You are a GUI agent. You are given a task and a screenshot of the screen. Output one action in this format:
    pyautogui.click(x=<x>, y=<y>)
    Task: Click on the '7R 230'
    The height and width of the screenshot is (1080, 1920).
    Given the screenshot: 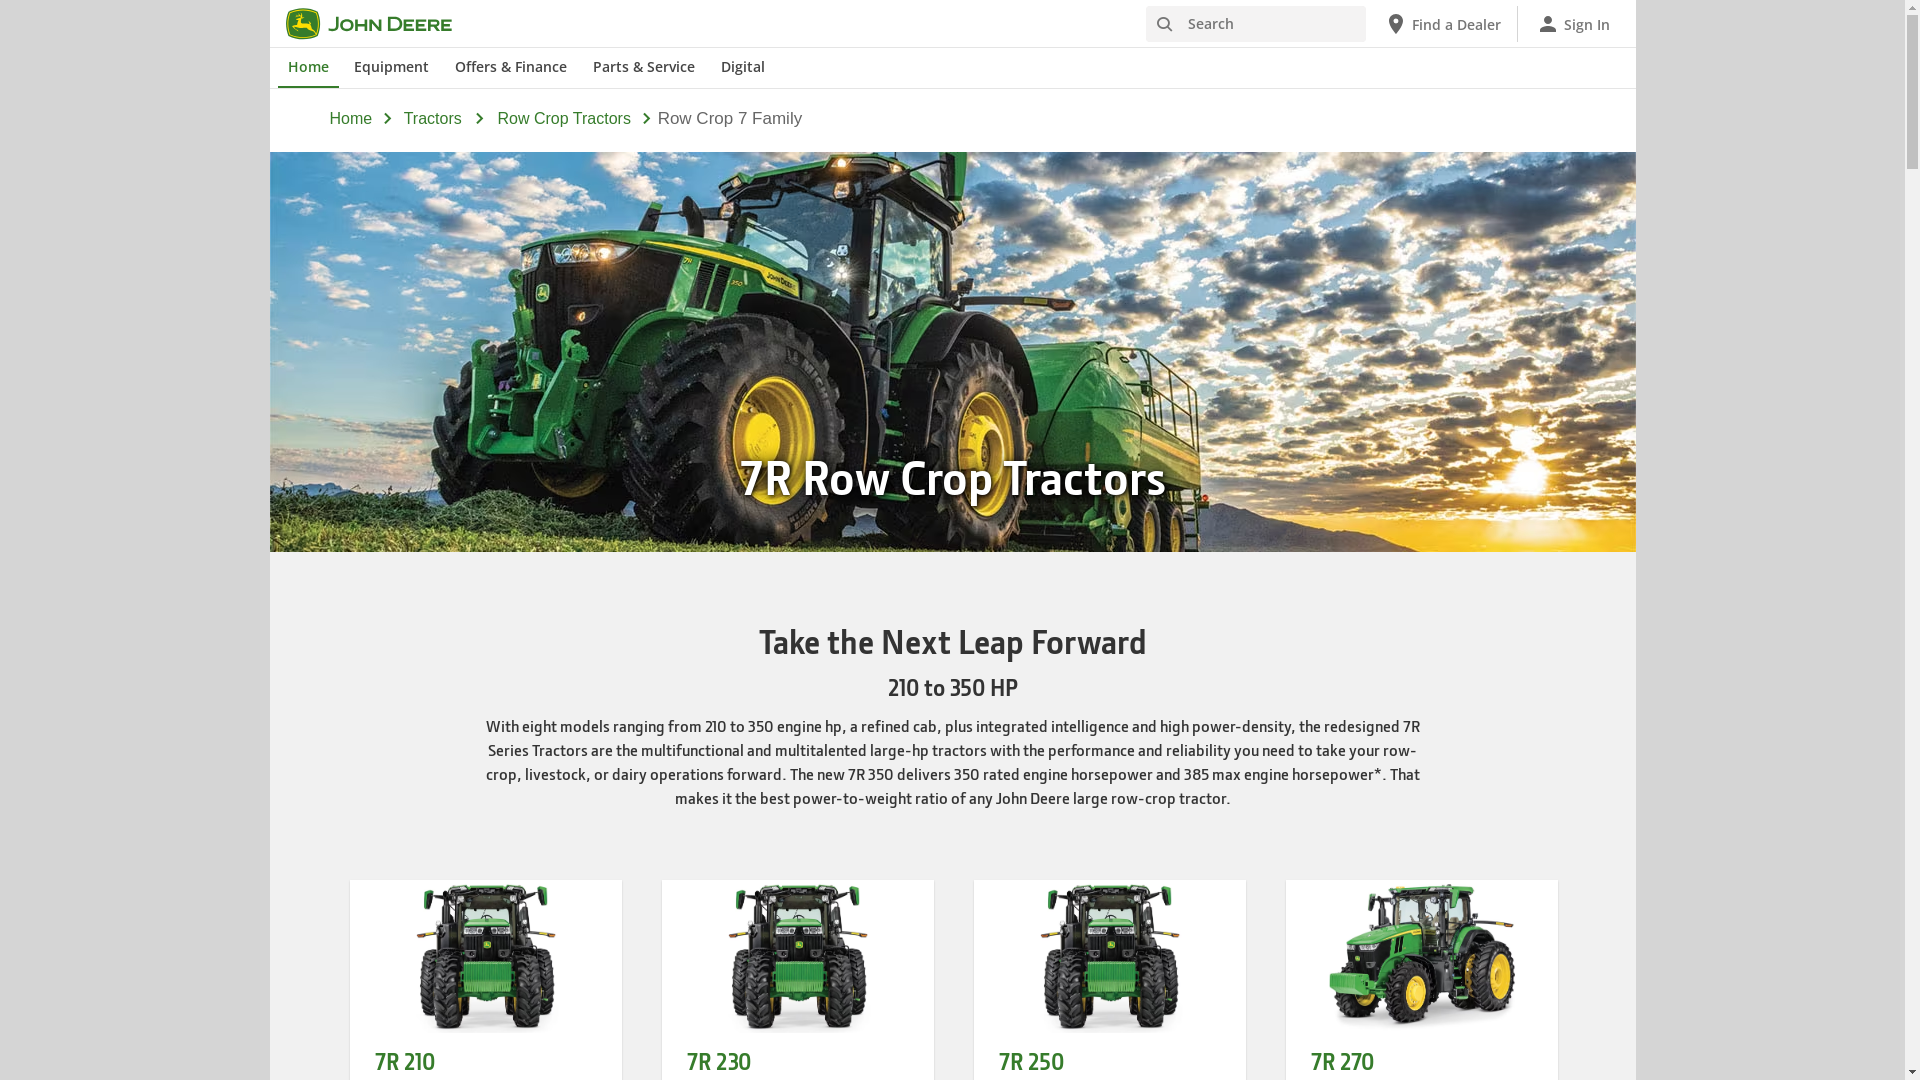 What is the action you would take?
    pyautogui.click(x=718, y=1060)
    